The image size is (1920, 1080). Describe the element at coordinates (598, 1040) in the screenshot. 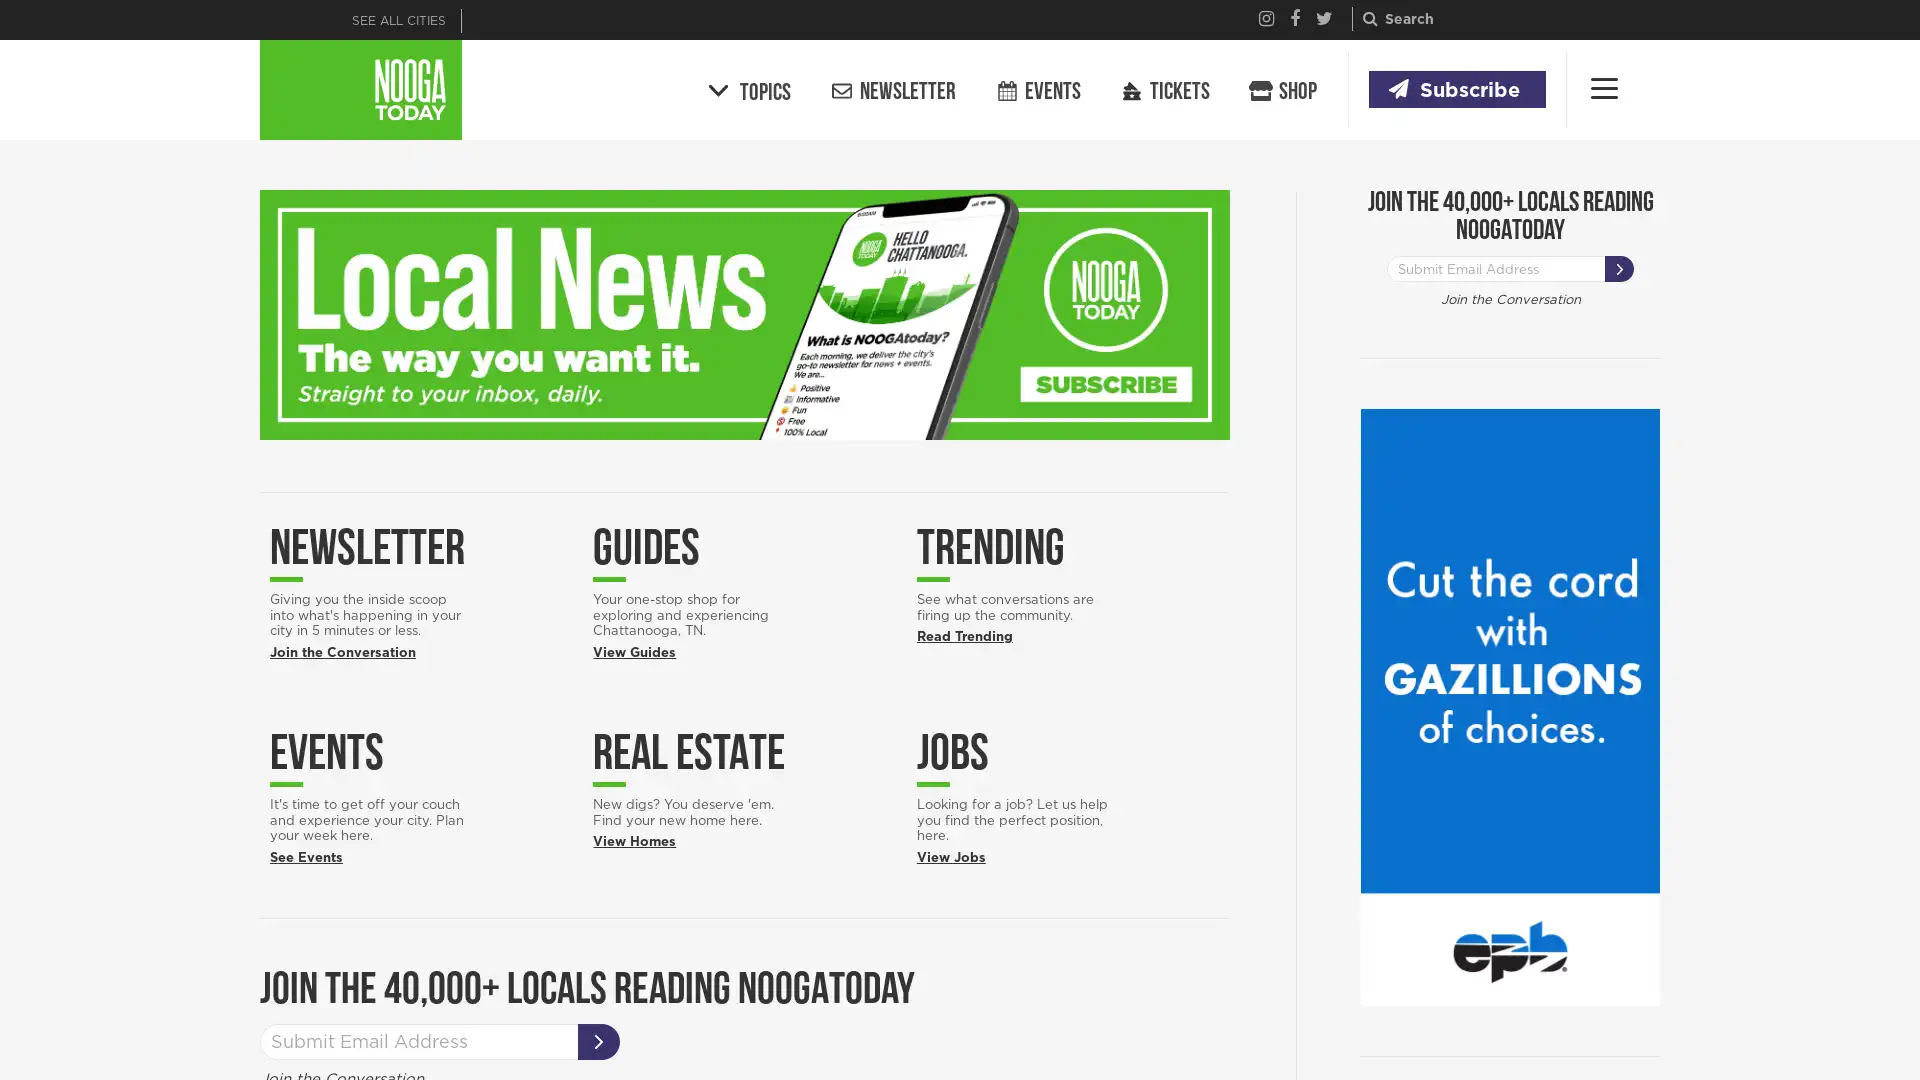

I see `SUBSCRIBE` at that location.